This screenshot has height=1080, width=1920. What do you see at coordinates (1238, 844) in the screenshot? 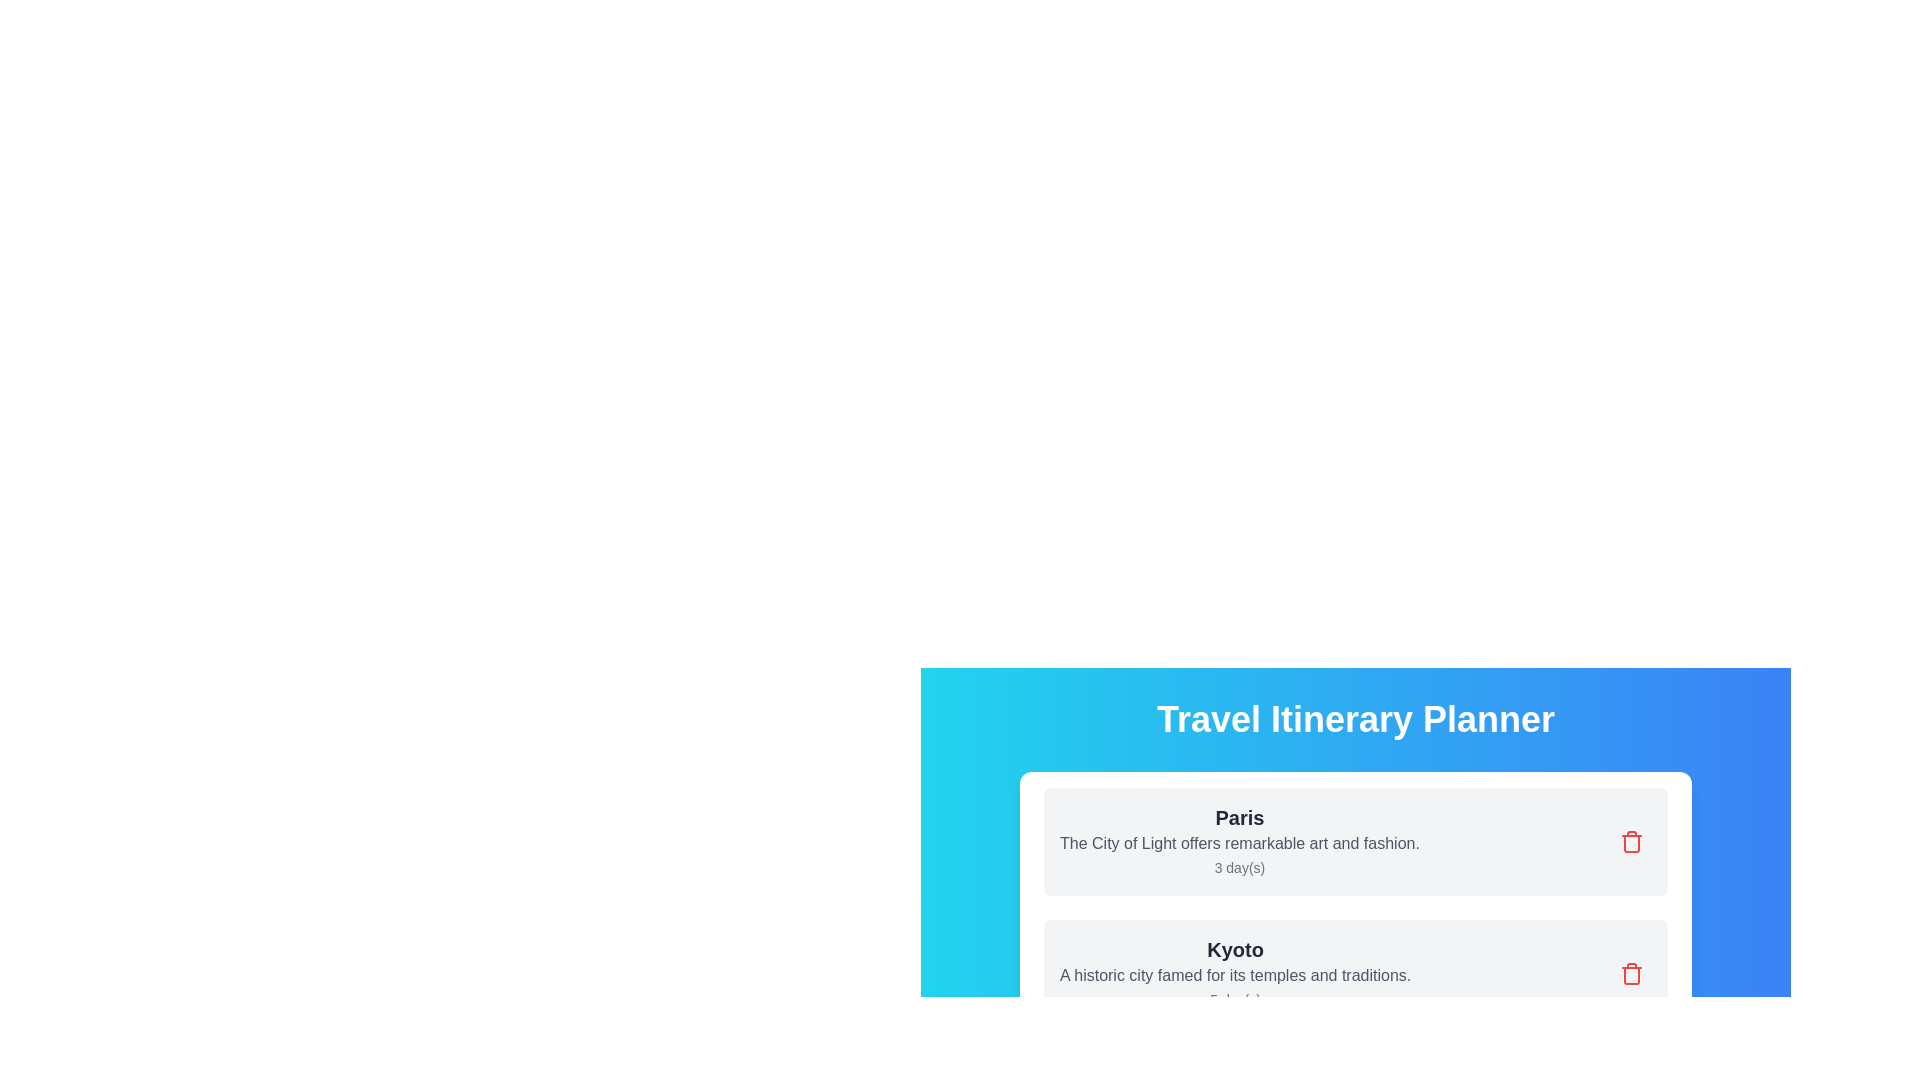
I see `the static text element that provides a description or tagline related to 'Paris', positioned beneath the title 'Paris' and above '3 day(s)' in the travel itinerary card` at bounding box center [1238, 844].